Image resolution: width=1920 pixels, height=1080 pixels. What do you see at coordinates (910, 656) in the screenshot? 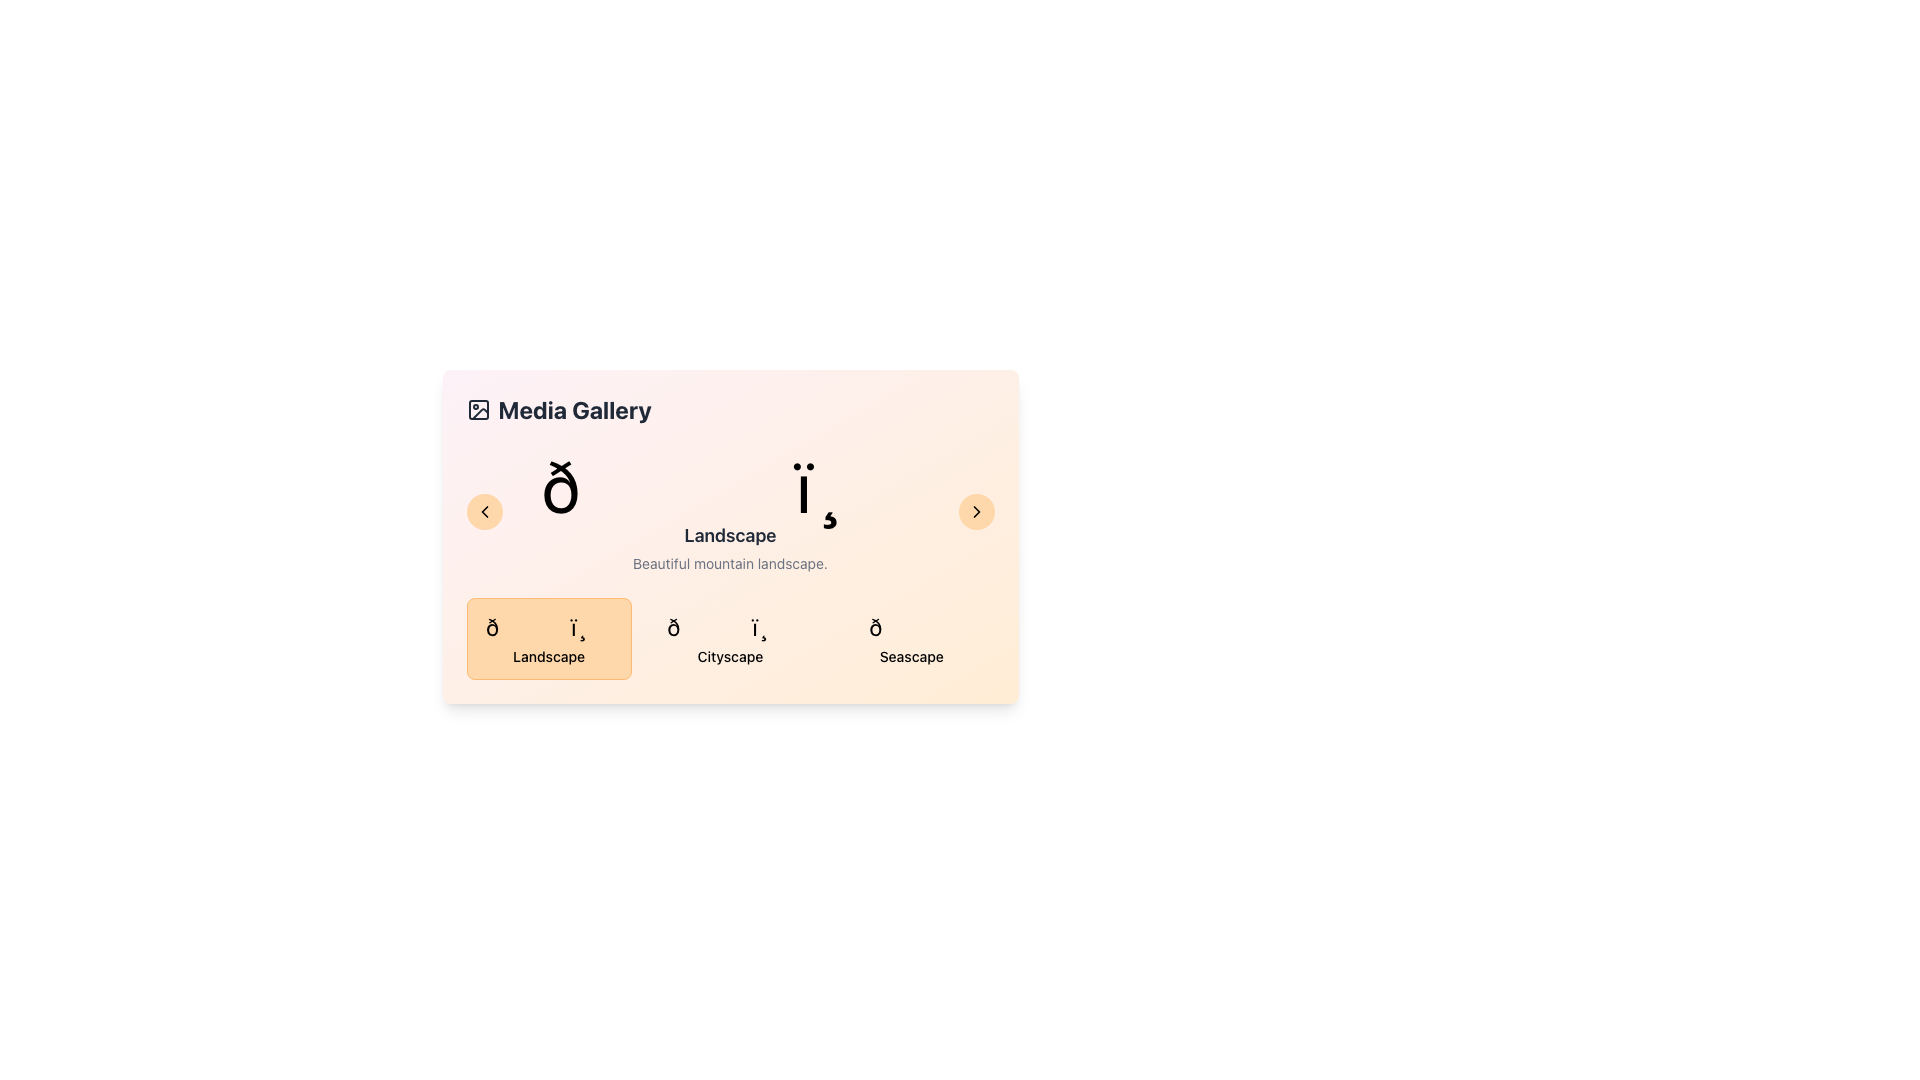
I see `the text label located in the bottom row of the selectable grid under the 'Media Gallery' section, positioned to the far-right and below the emoji-like symbol associated with 'Seascape'` at bounding box center [910, 656].